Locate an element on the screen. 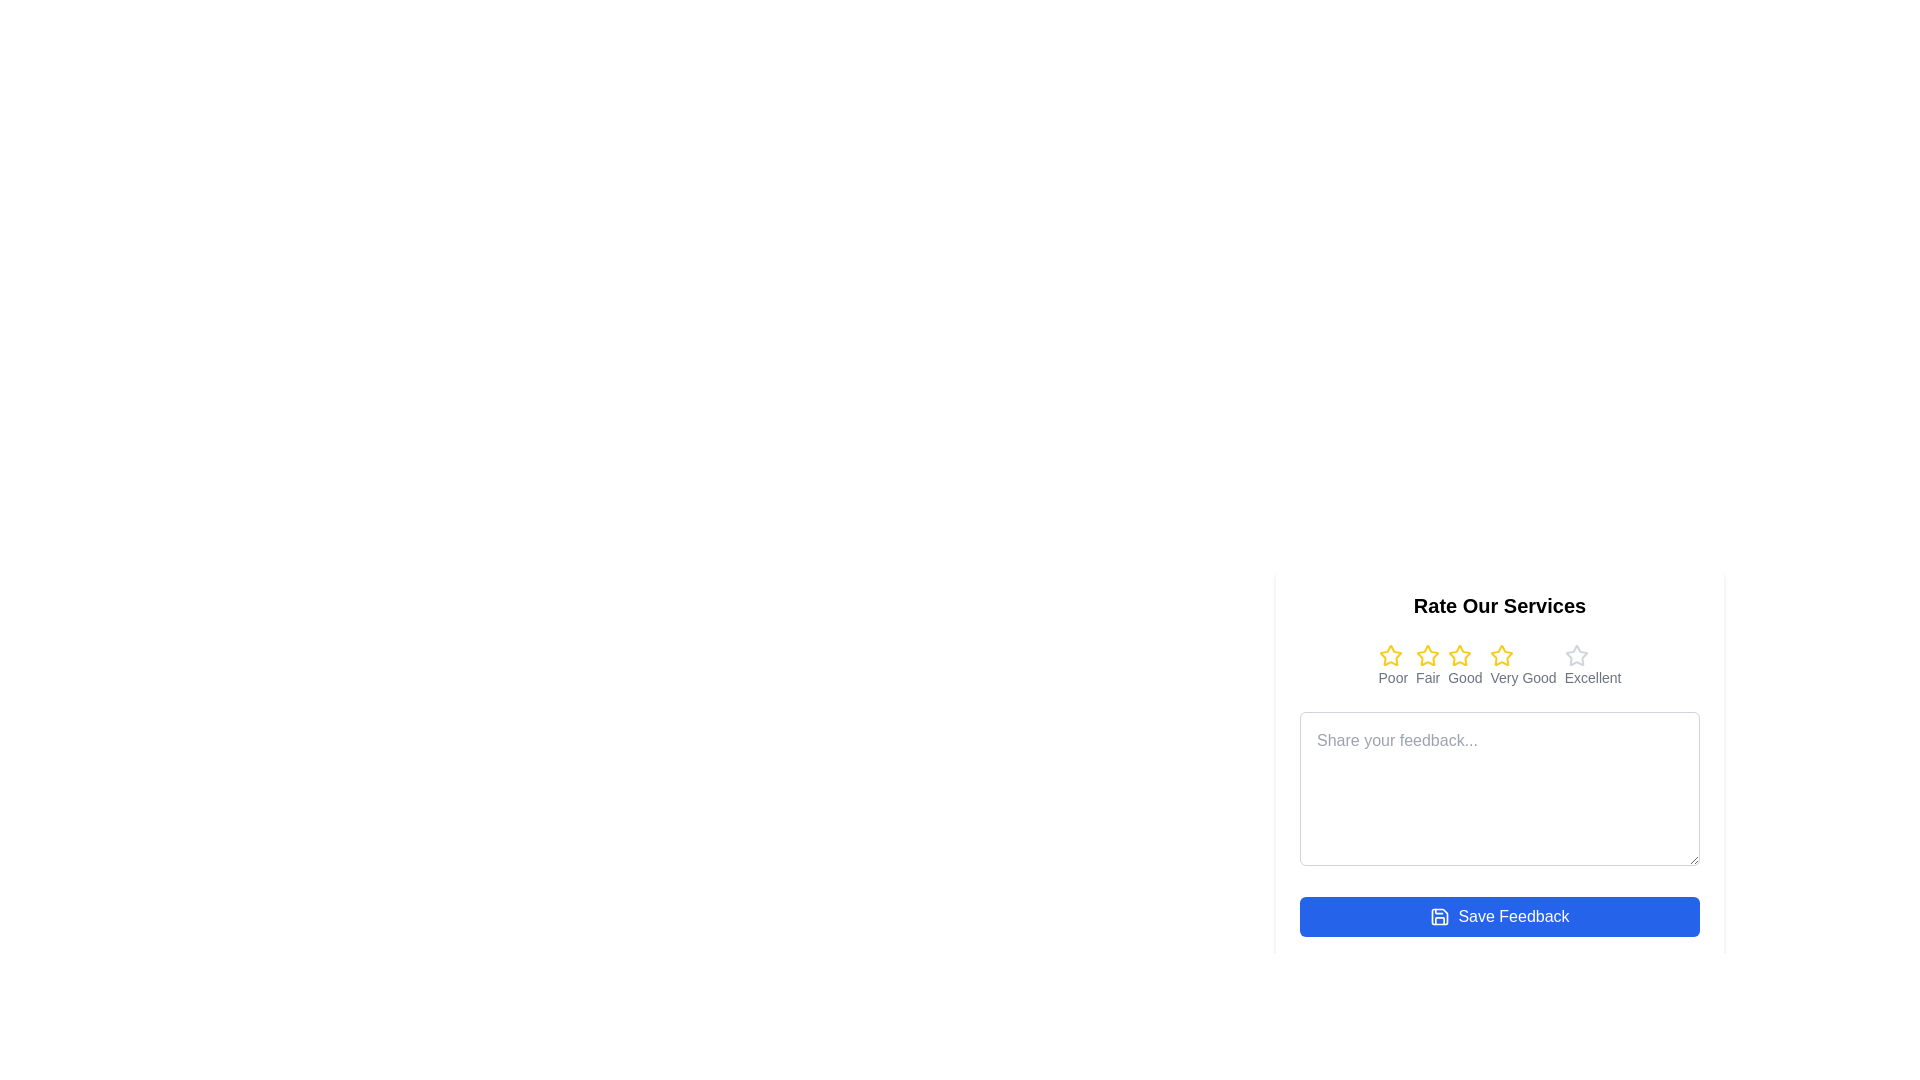  the text label displaying the word 'Poor' which is located below the first star in a row of five rating stars in the feedback form is located at coordinates (1392, 677).